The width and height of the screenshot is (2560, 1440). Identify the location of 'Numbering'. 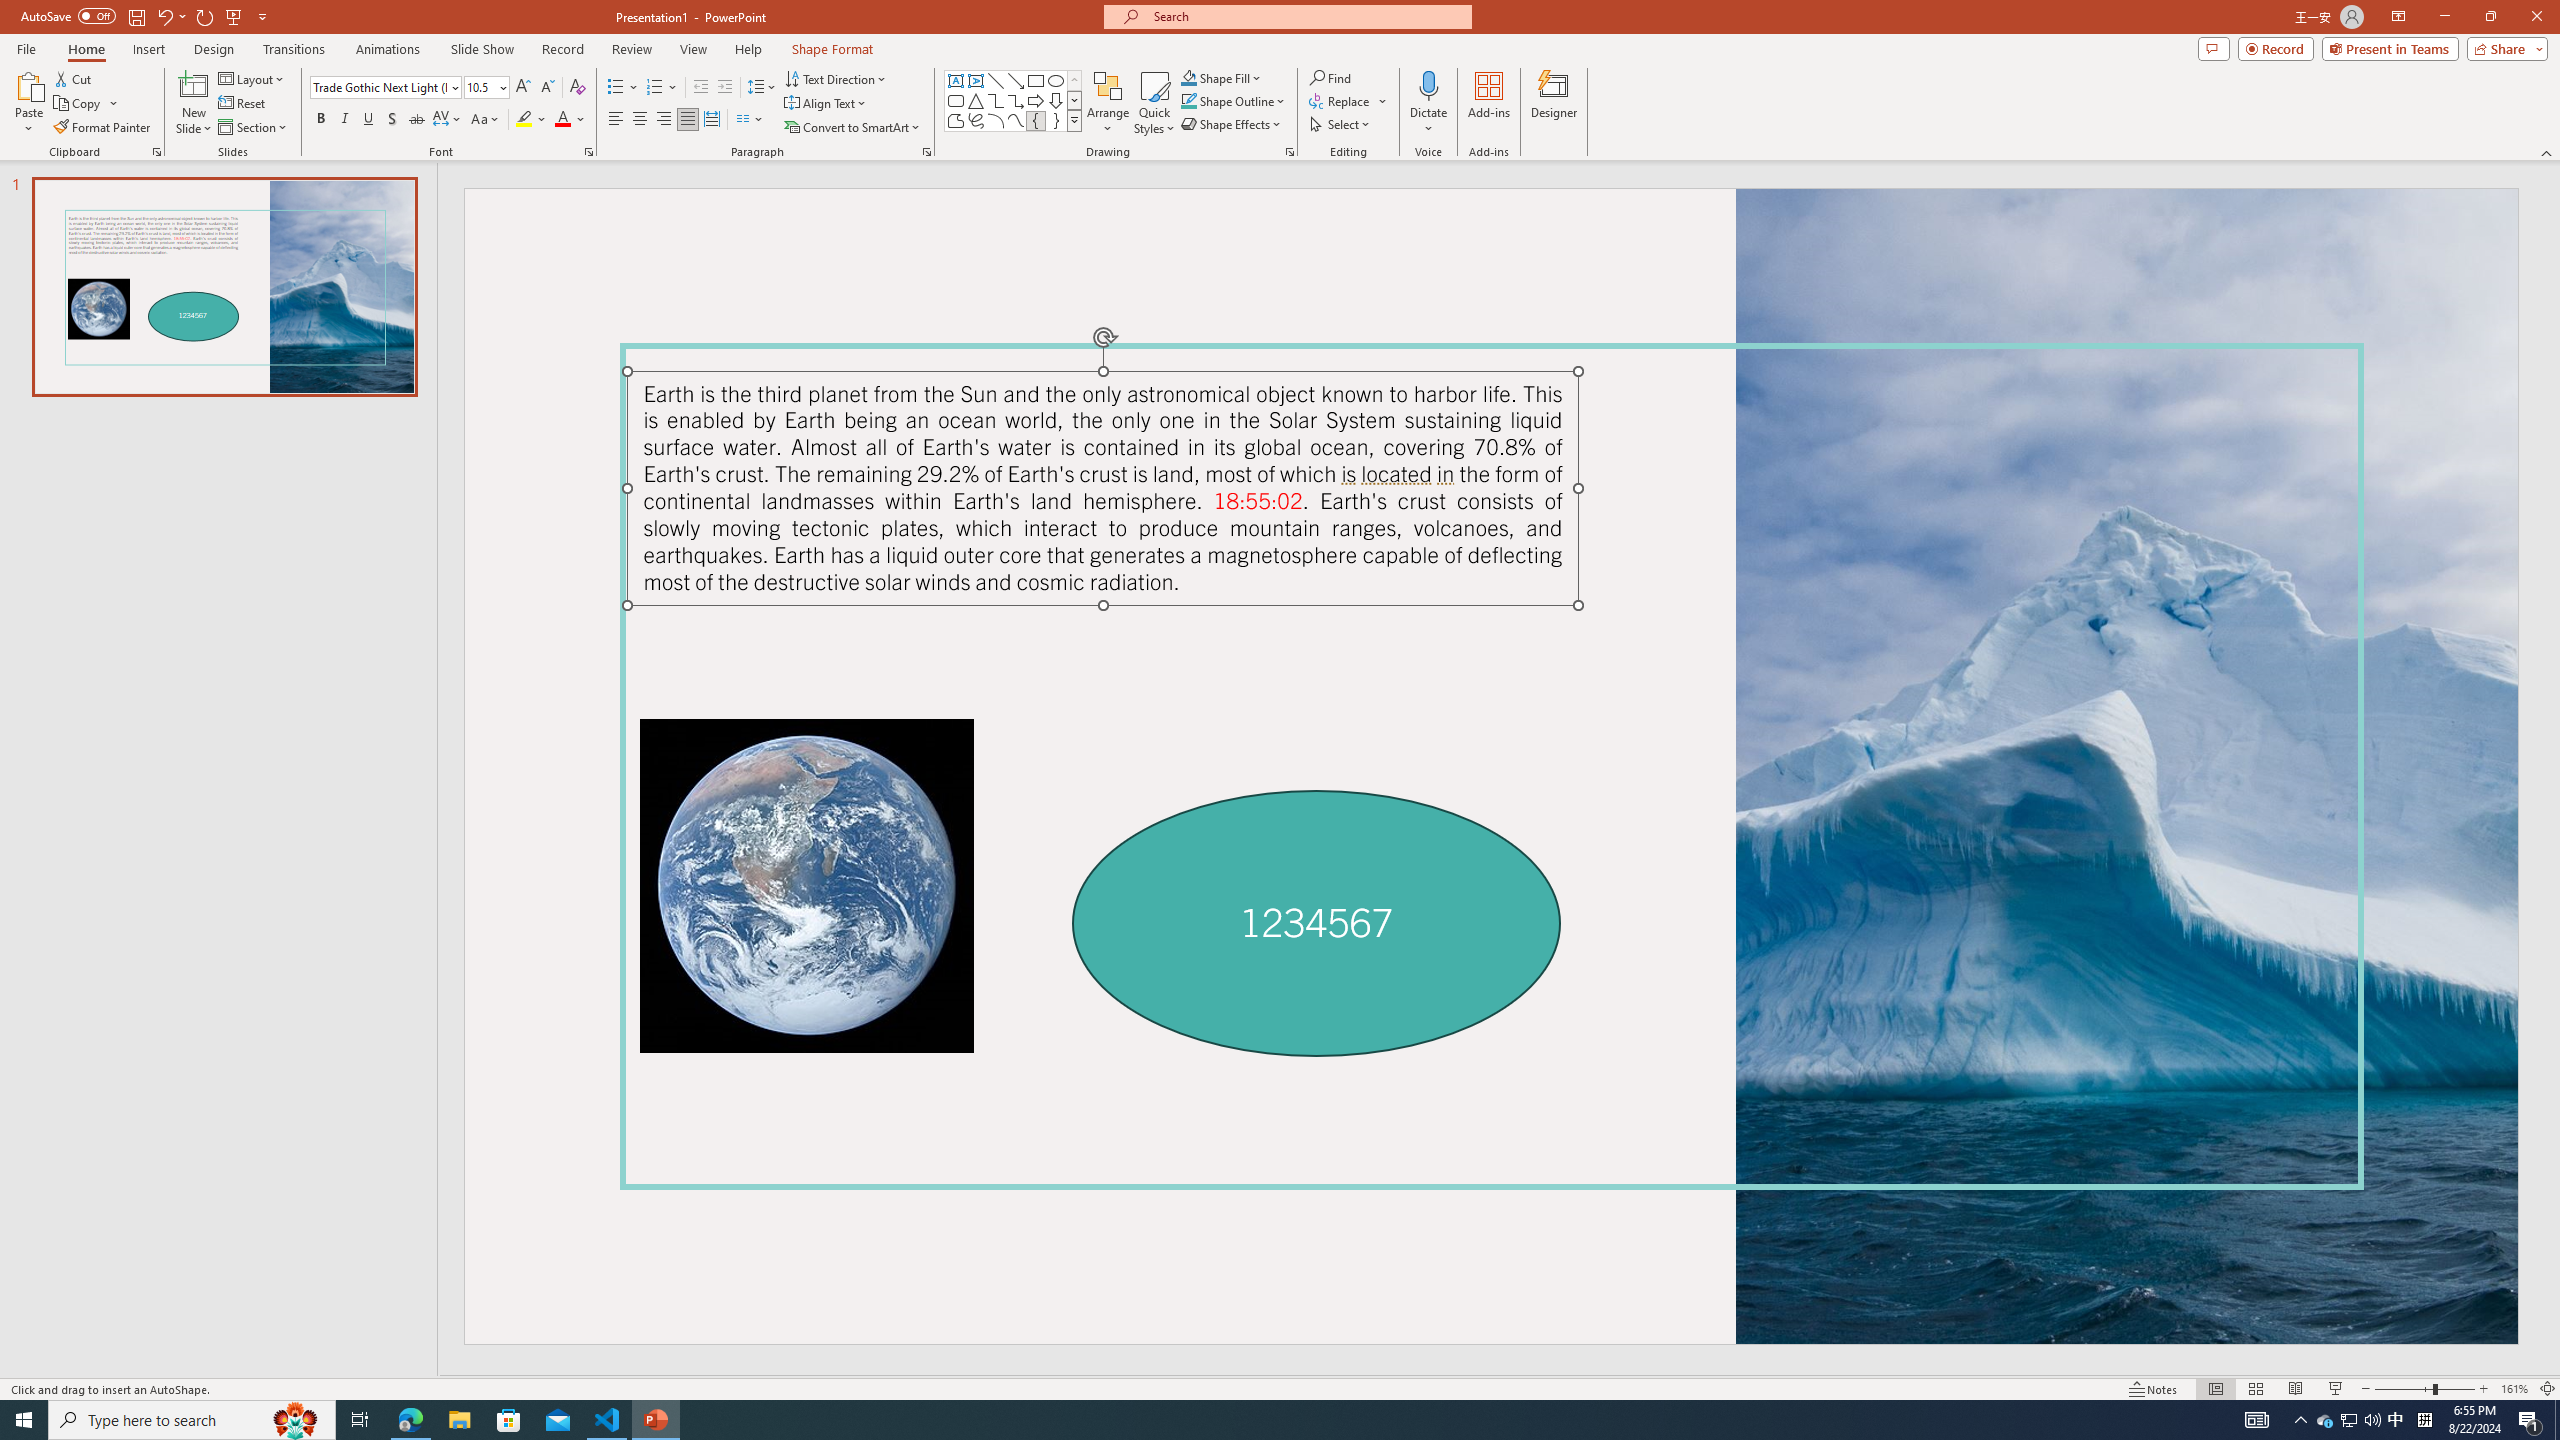
(663, 87).